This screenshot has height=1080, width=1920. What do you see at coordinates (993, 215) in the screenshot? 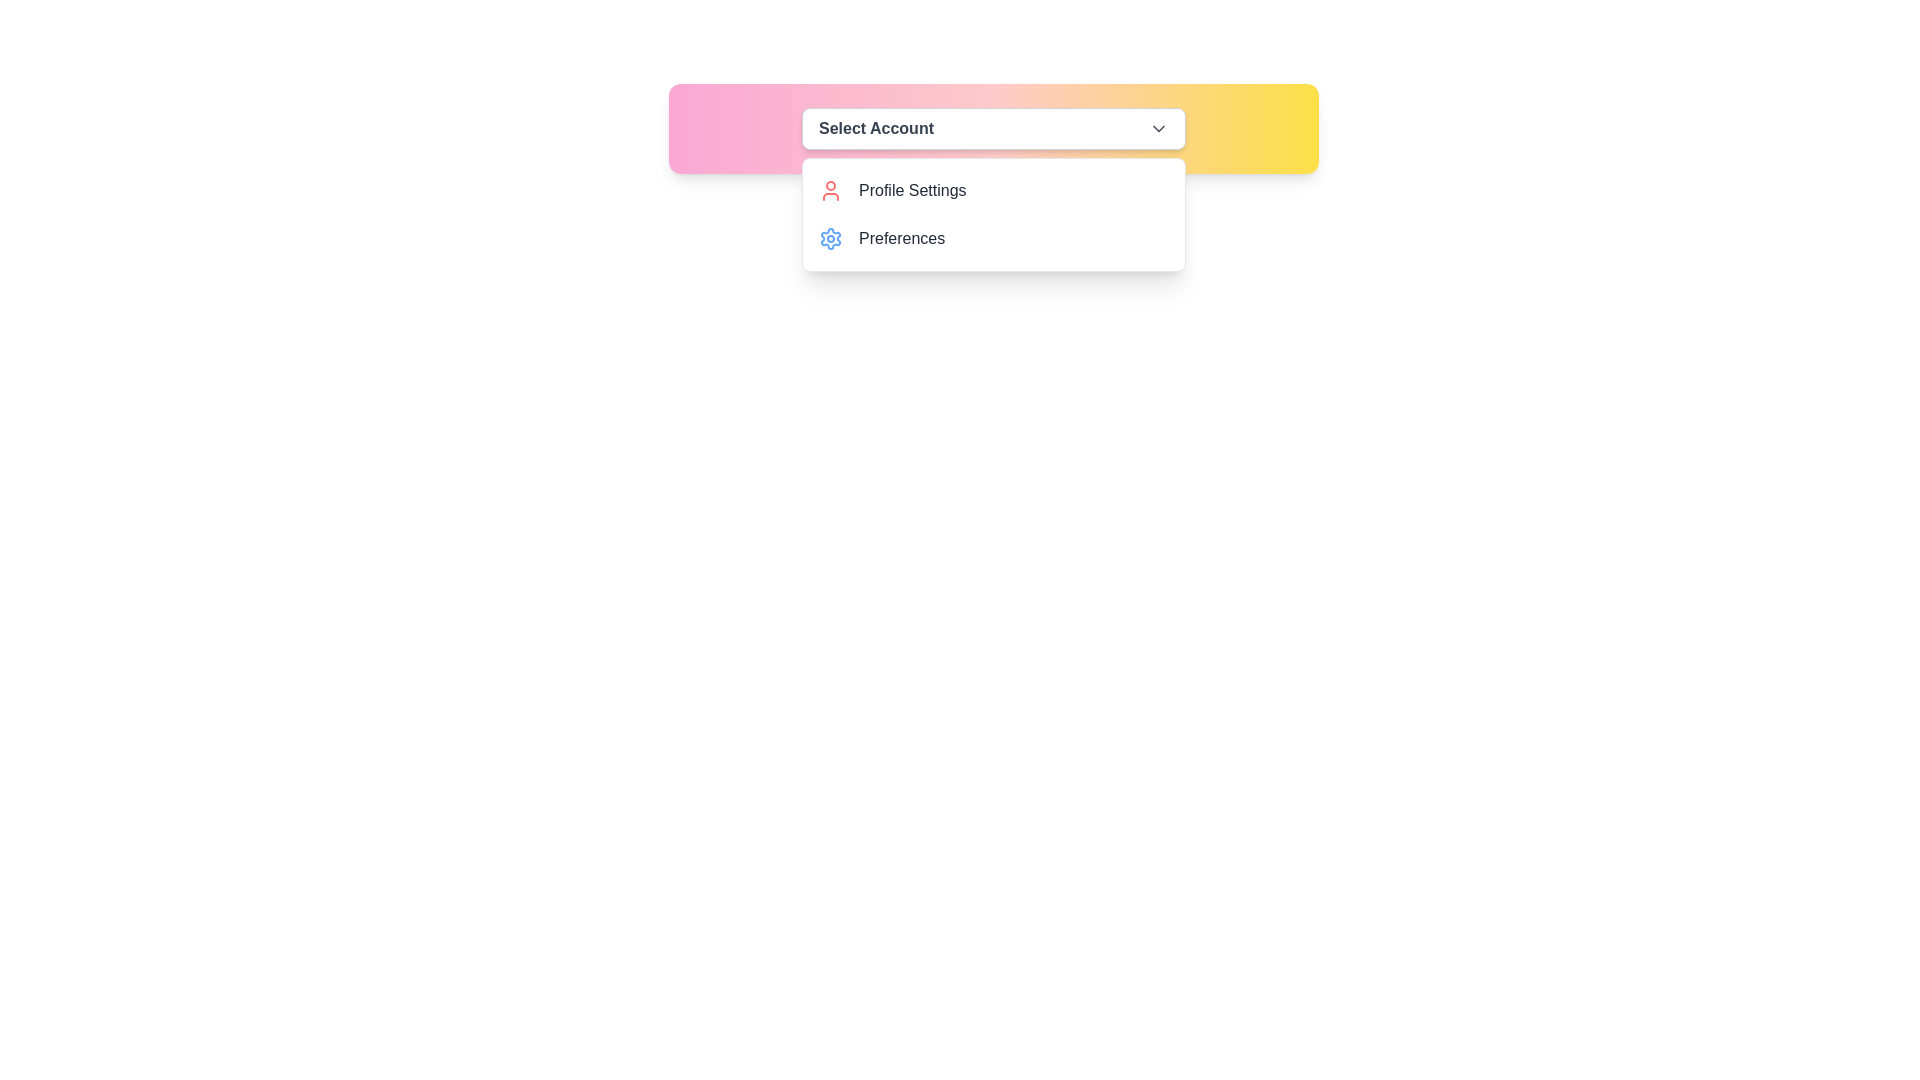
I see `the dropdown panel displaying 'Profile Settings' and 'Preferences' options, located below the 'Select Account' button` at bounding box center [993, 215].